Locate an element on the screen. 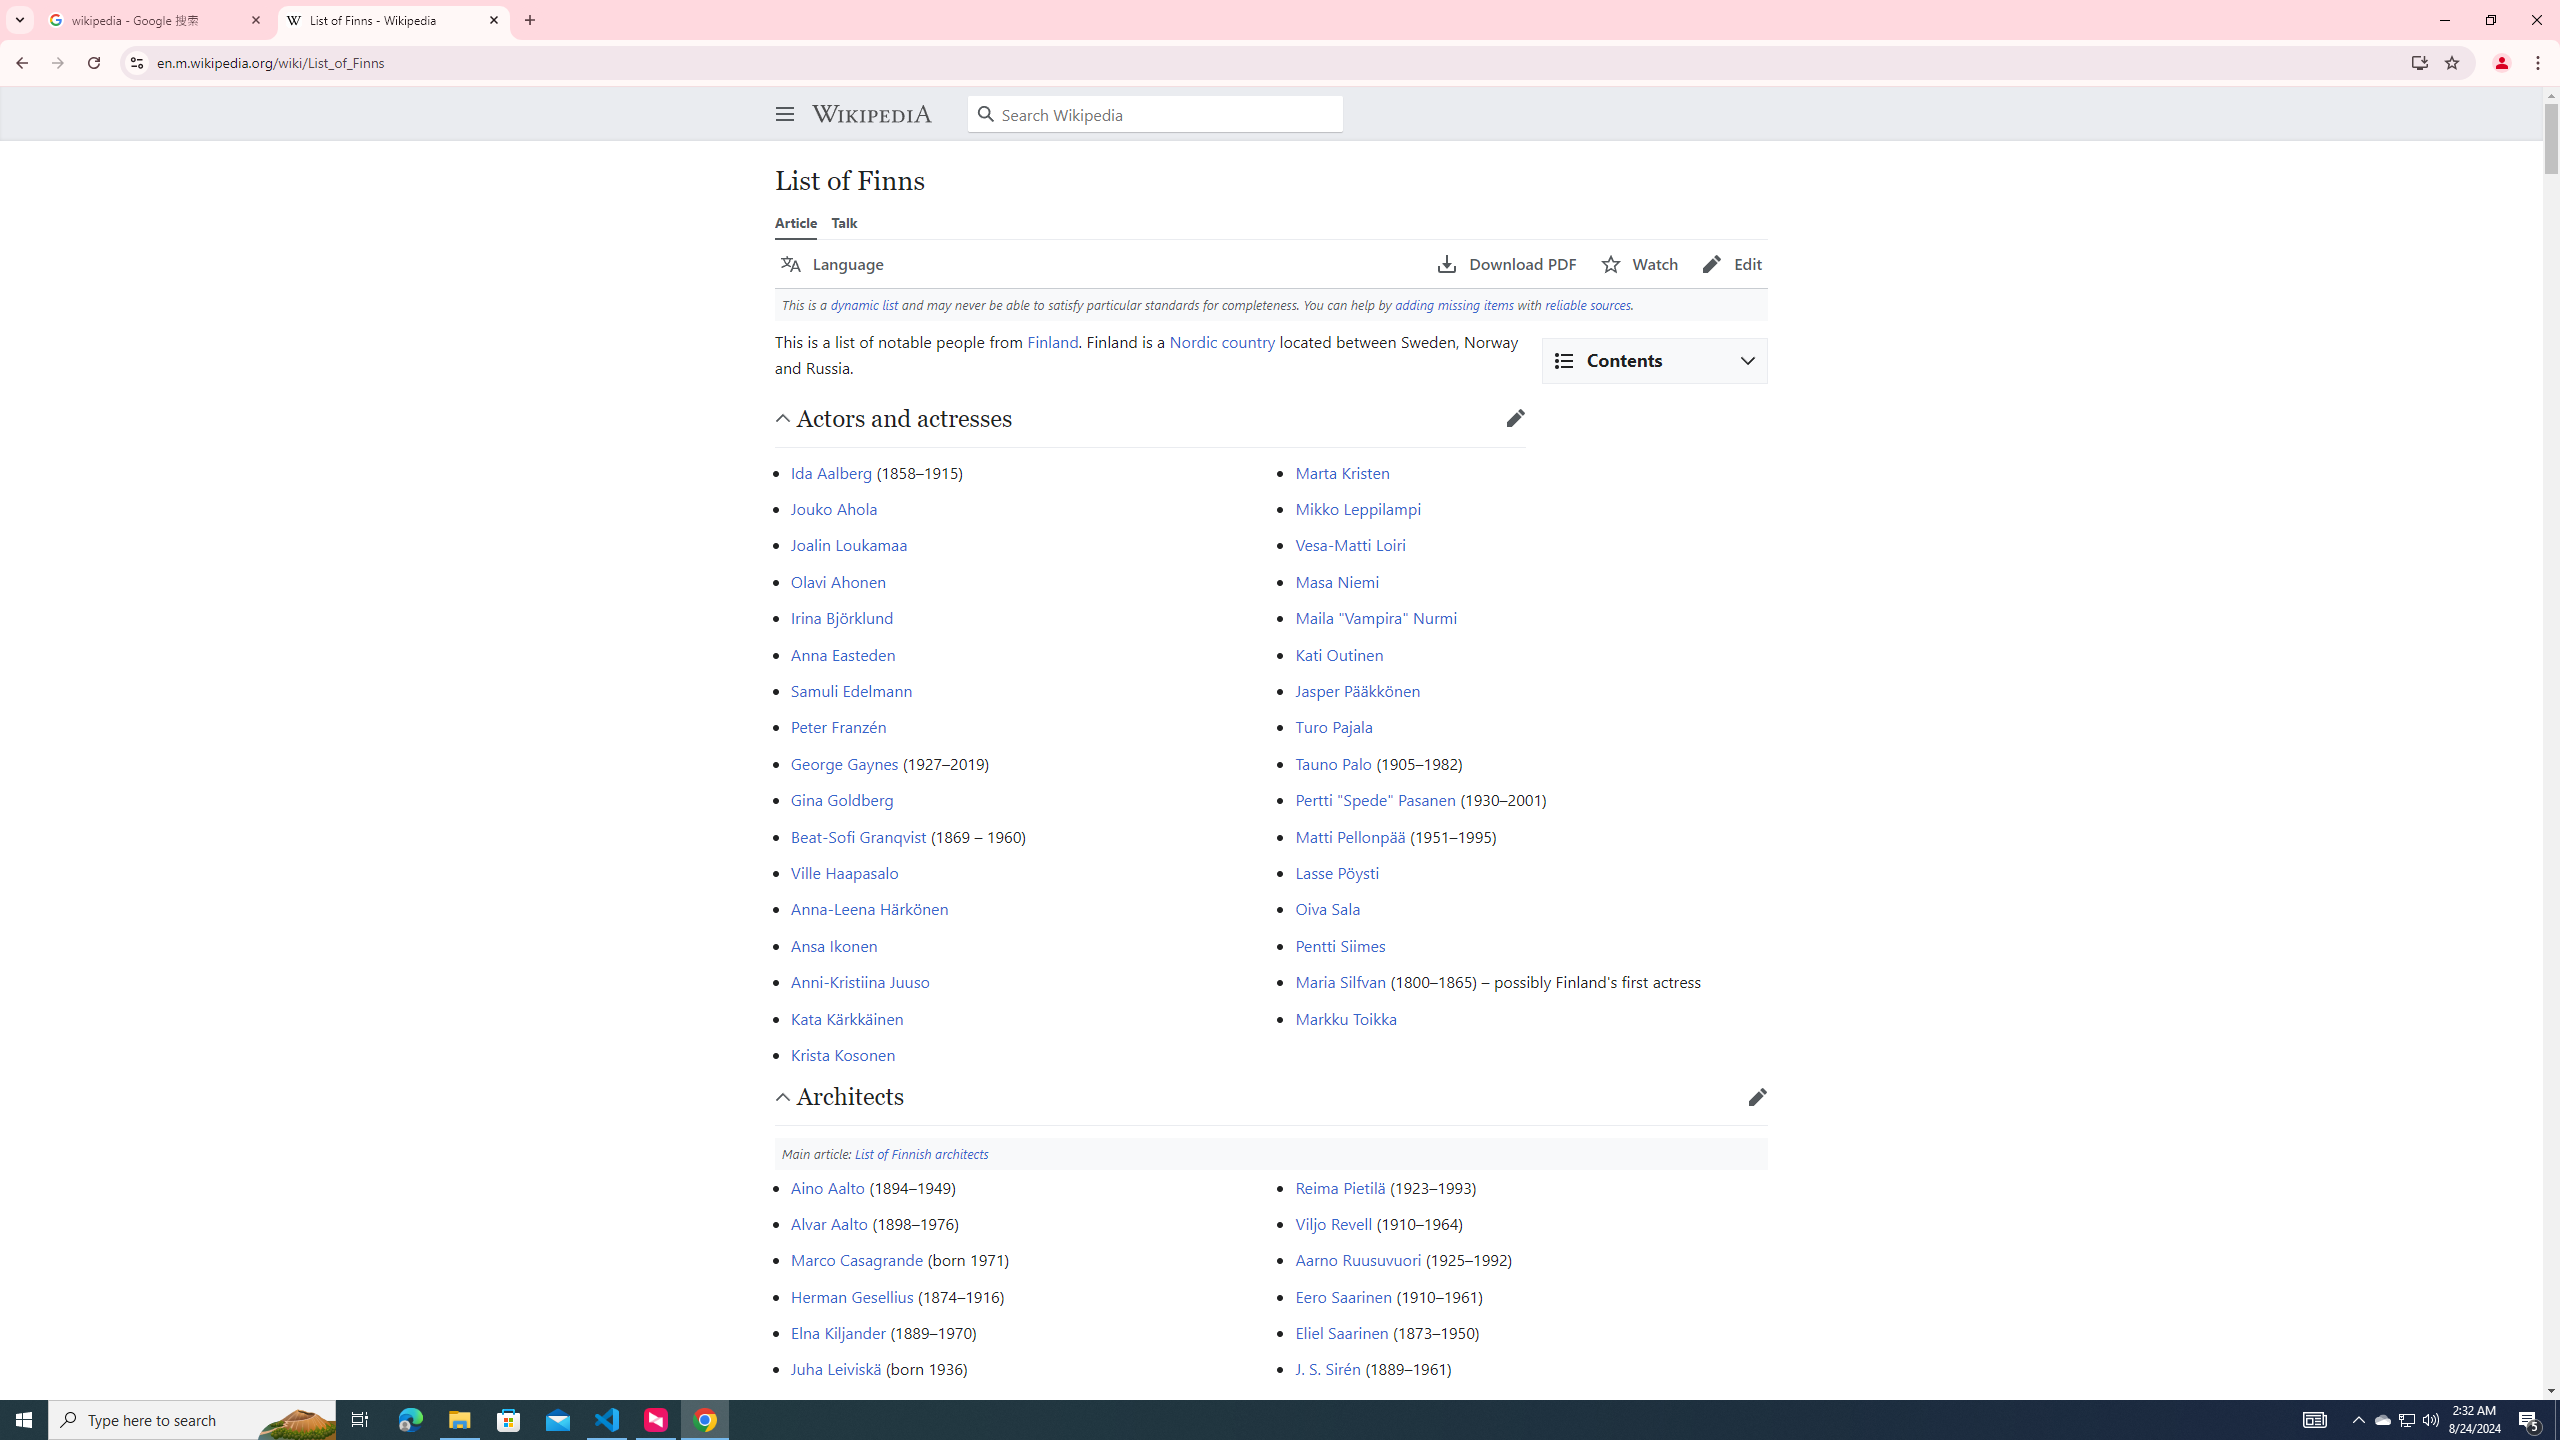 The image size is (2560, 1440). 'Vesa-Matti Loiri' is located at coordinates (1349, 544).